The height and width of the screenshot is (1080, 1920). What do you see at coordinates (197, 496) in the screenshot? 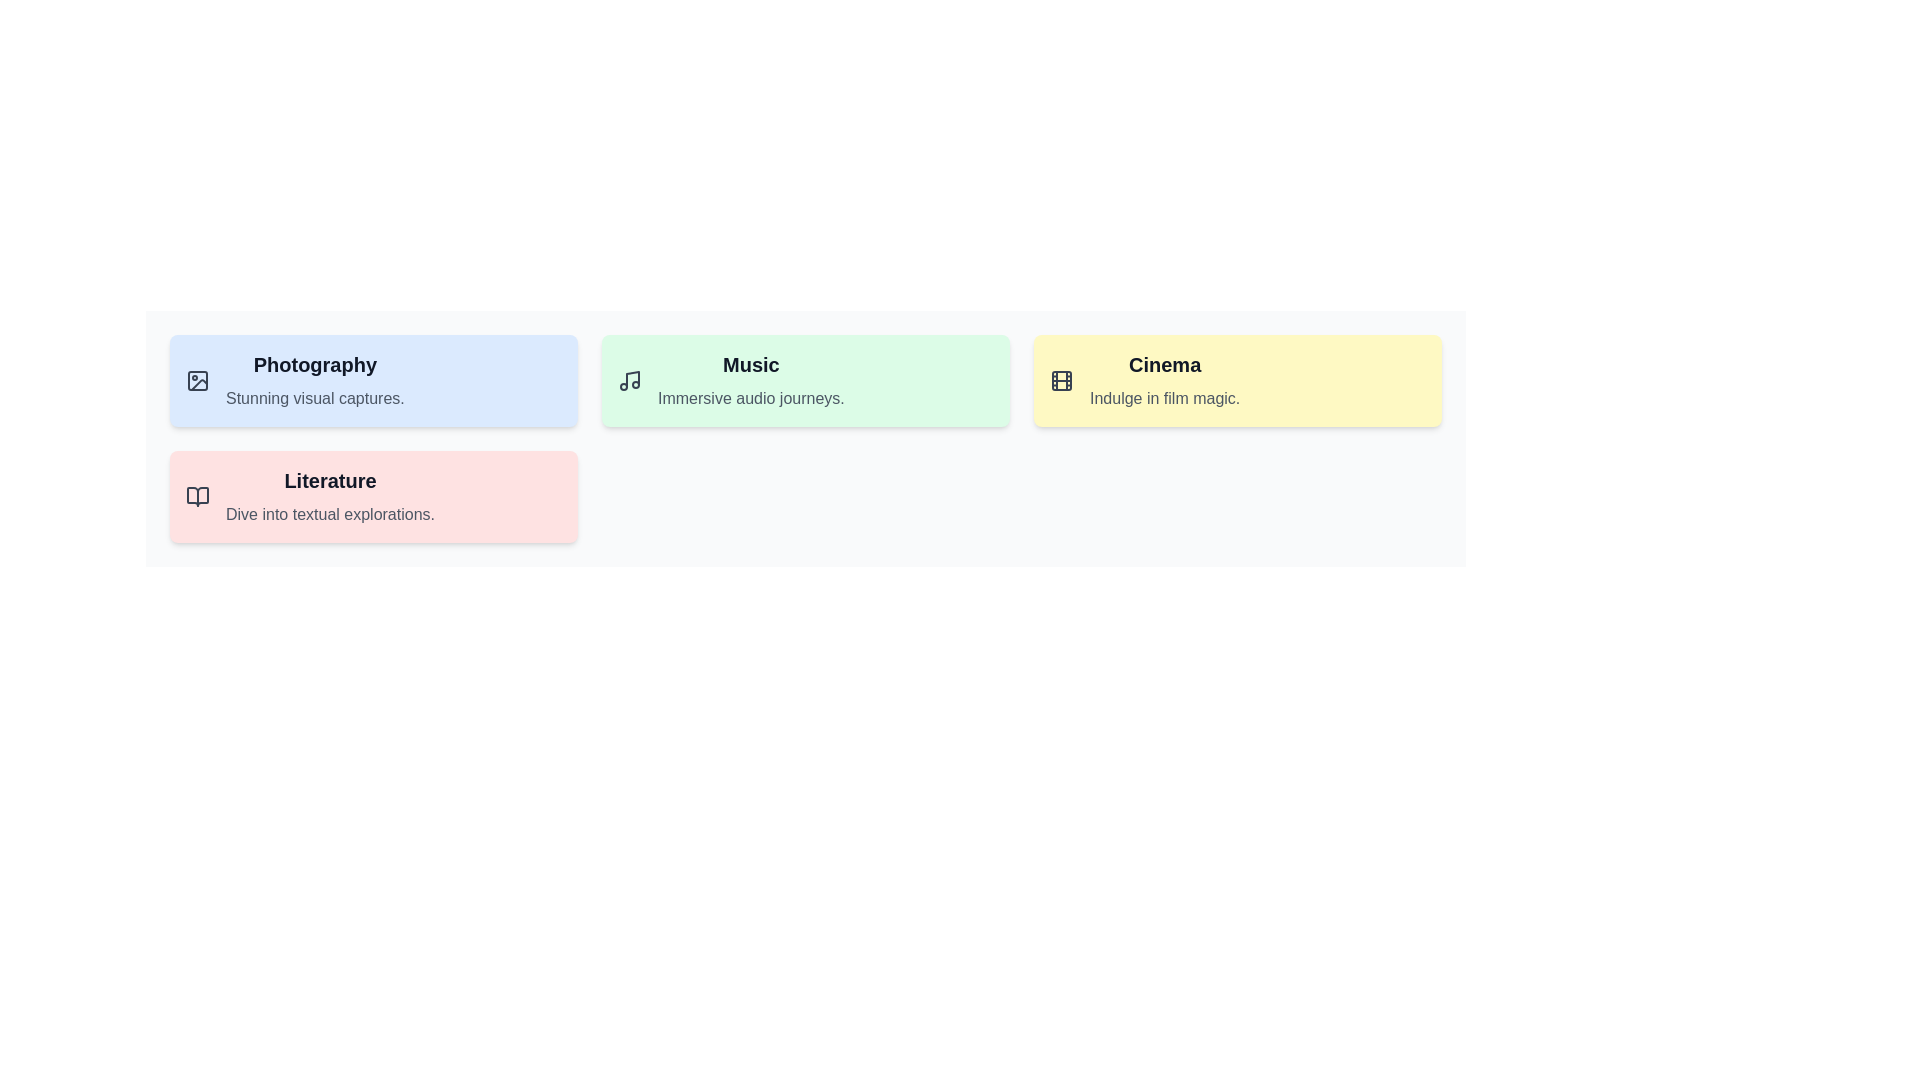
I see `the open book icon located in the top-left corner of the 'Literature' card, which is positioned in a red background card` at bounding box center [197, 496].